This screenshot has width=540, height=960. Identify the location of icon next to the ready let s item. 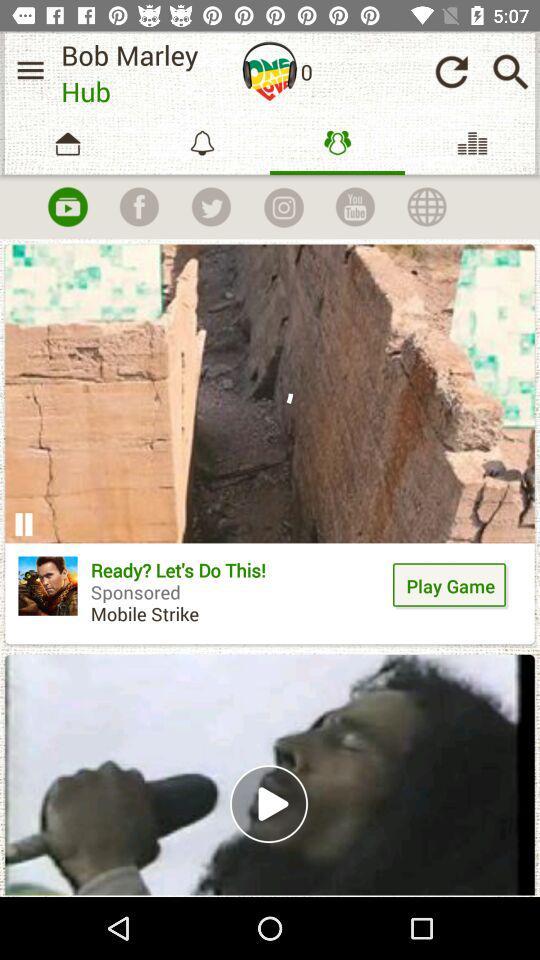
(48, 586).